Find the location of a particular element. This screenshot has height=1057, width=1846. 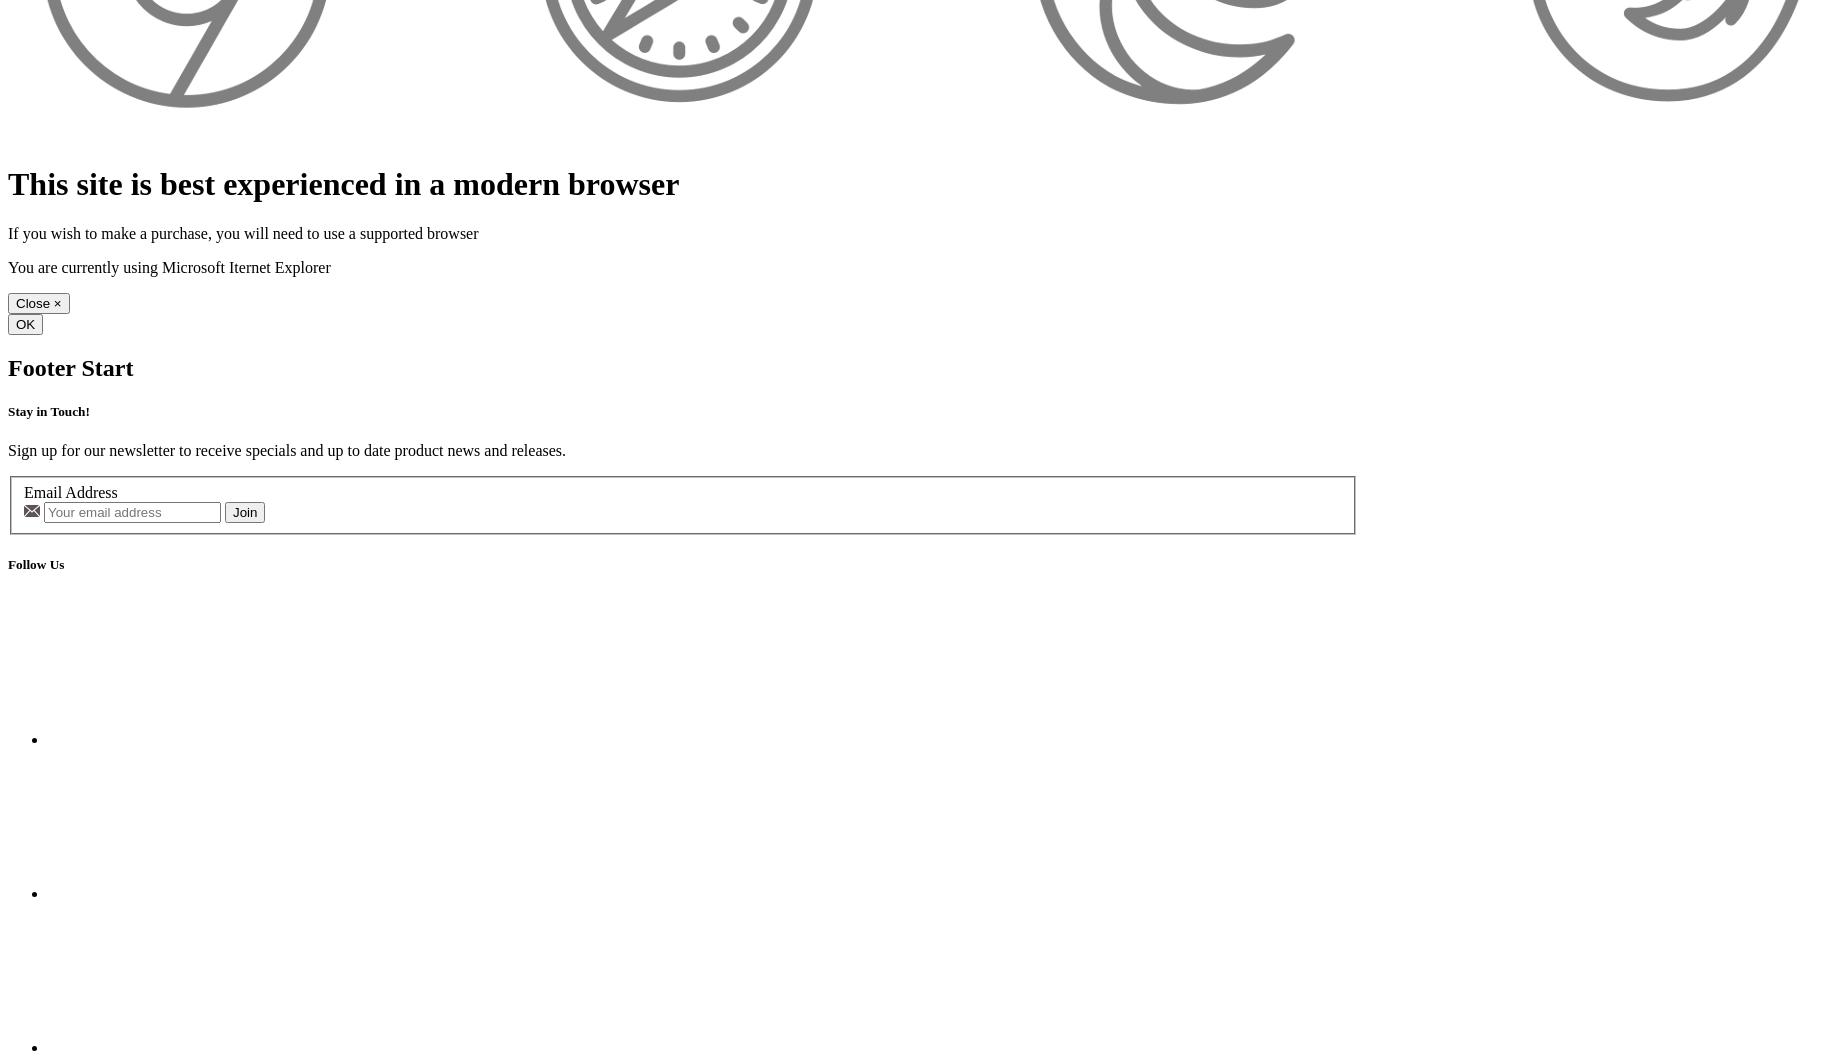

'You are currently using Microsoft Iternet Explorer' is located at coordinates (168, 265).